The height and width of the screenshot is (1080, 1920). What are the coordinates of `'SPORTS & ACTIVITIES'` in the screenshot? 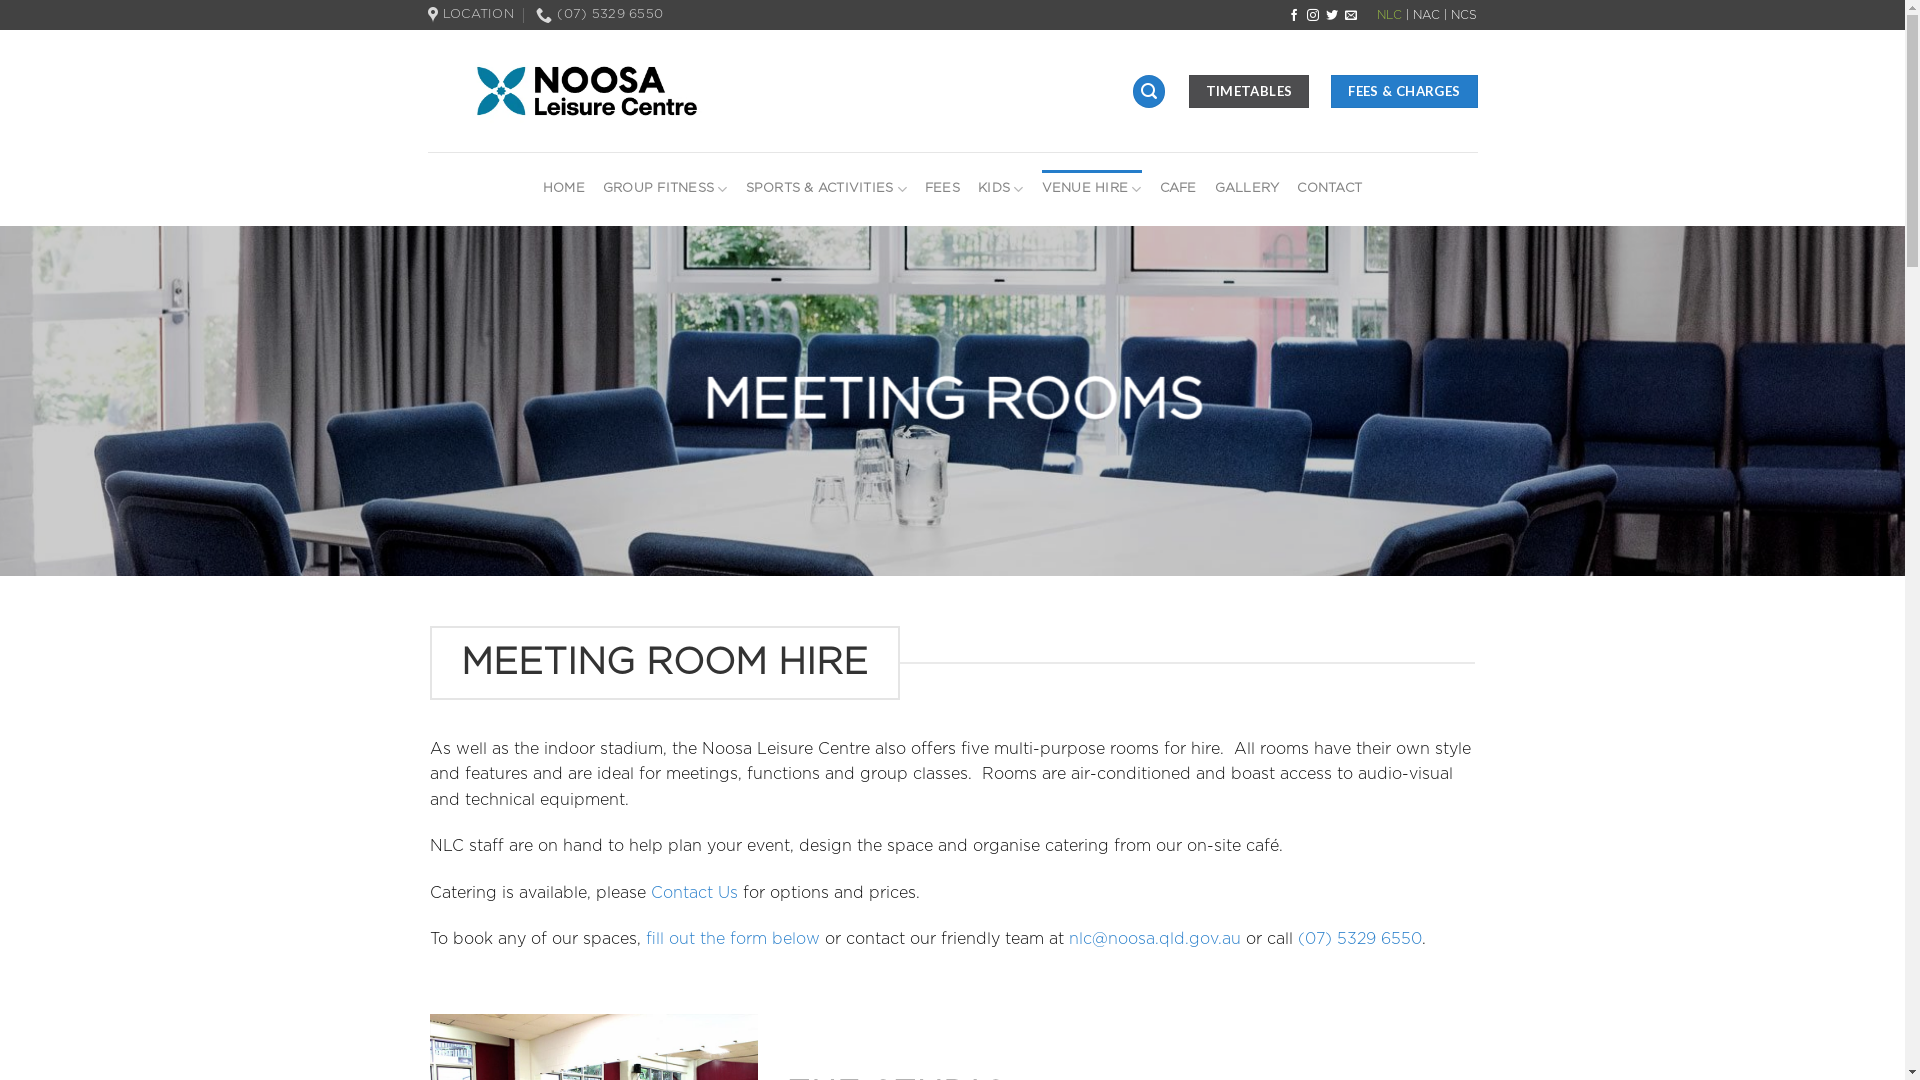 It's located at (826, 189).